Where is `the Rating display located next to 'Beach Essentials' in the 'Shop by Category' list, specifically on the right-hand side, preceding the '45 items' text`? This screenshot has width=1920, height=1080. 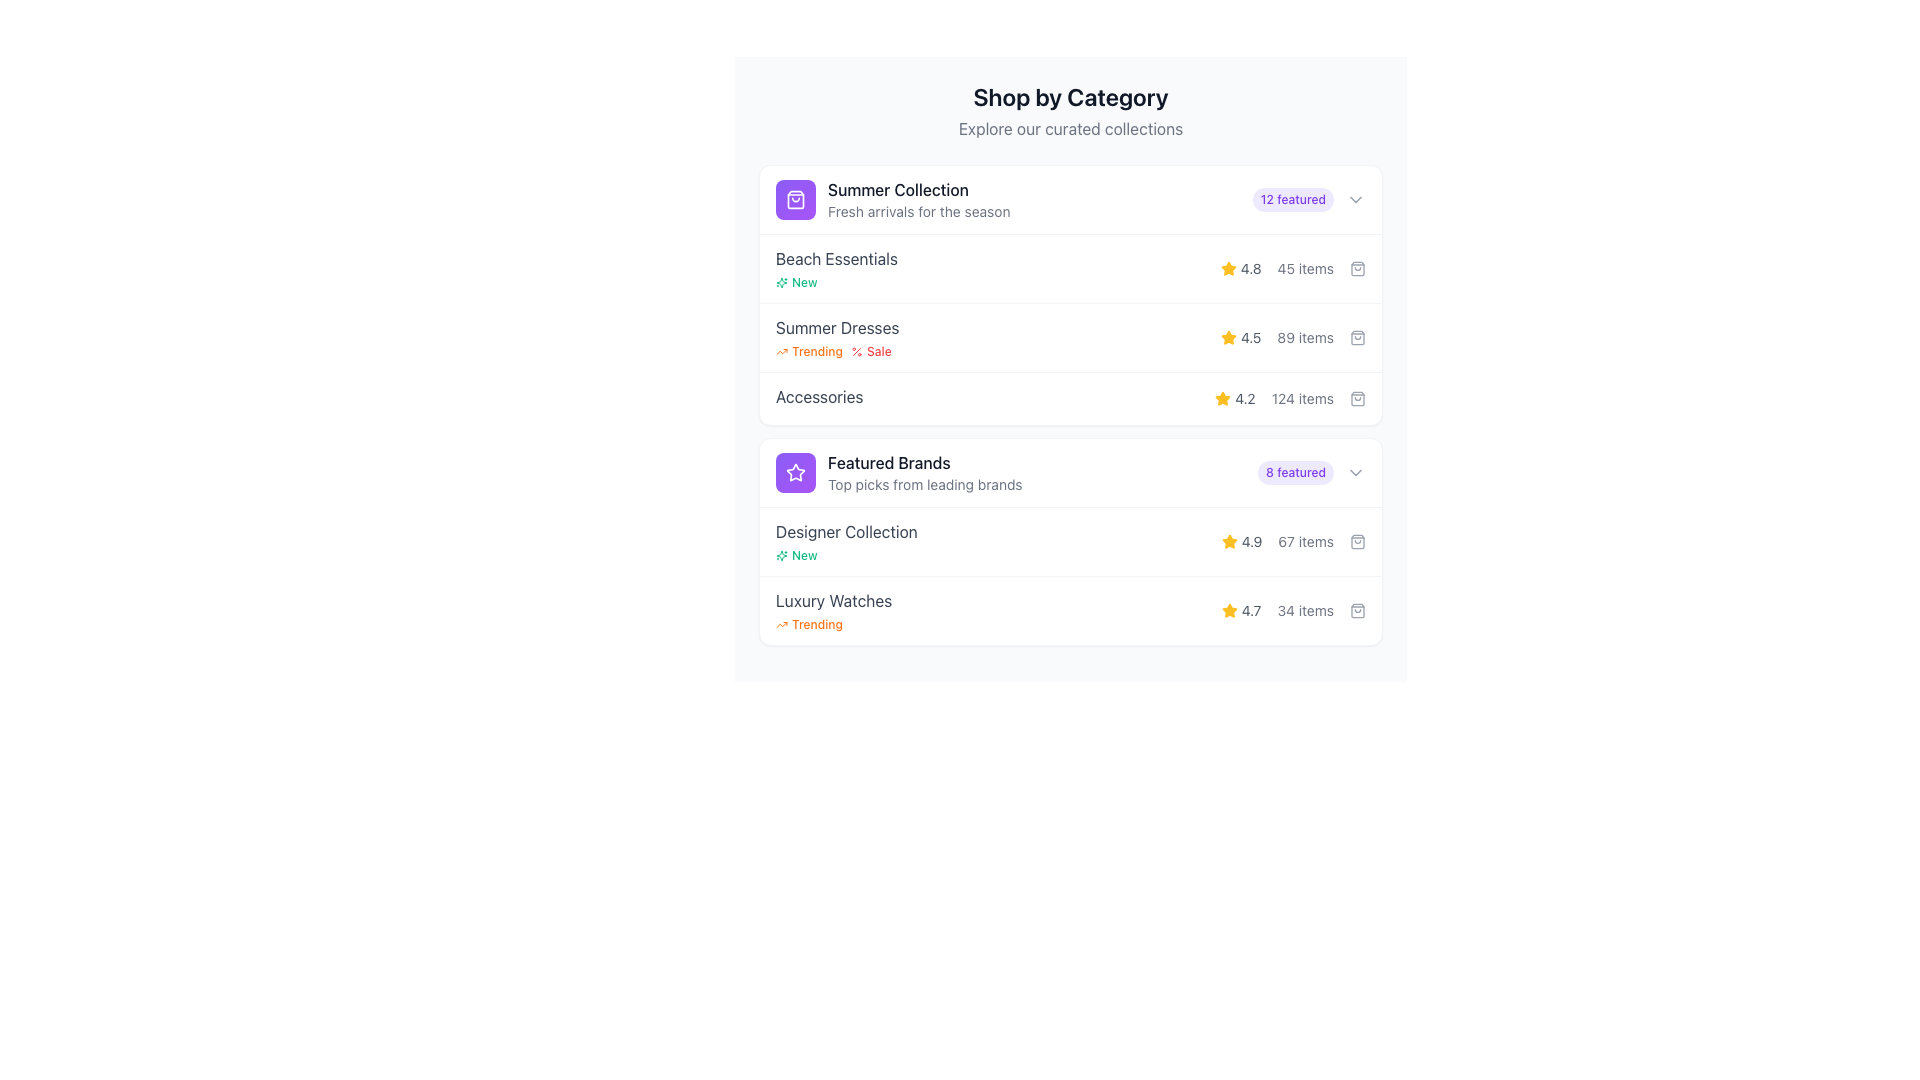 the Rating display located next to 'Beach Essentials' in the 'Shop by Category' list, specifically on the right-hand side, preceding the '45 items' text is located at coordinates (1240, 268).